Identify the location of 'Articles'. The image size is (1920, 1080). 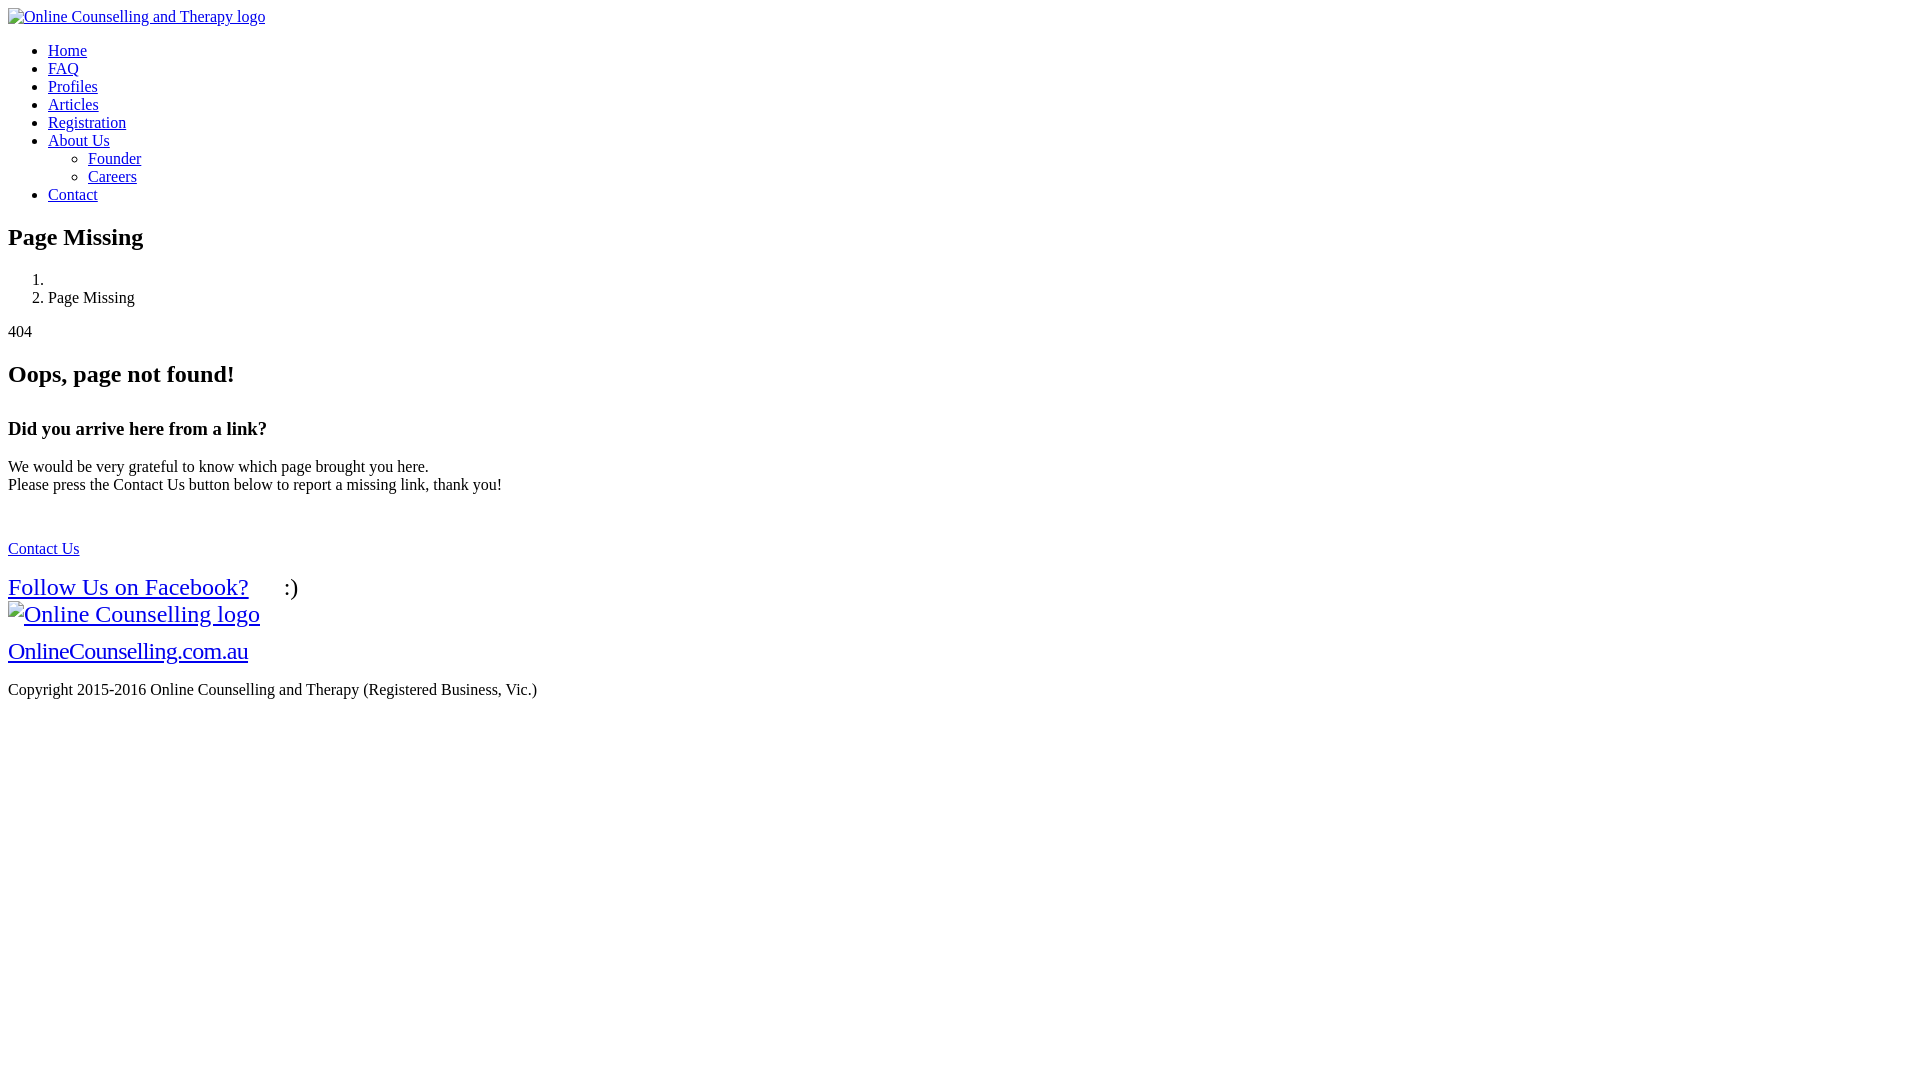
(73, 104).